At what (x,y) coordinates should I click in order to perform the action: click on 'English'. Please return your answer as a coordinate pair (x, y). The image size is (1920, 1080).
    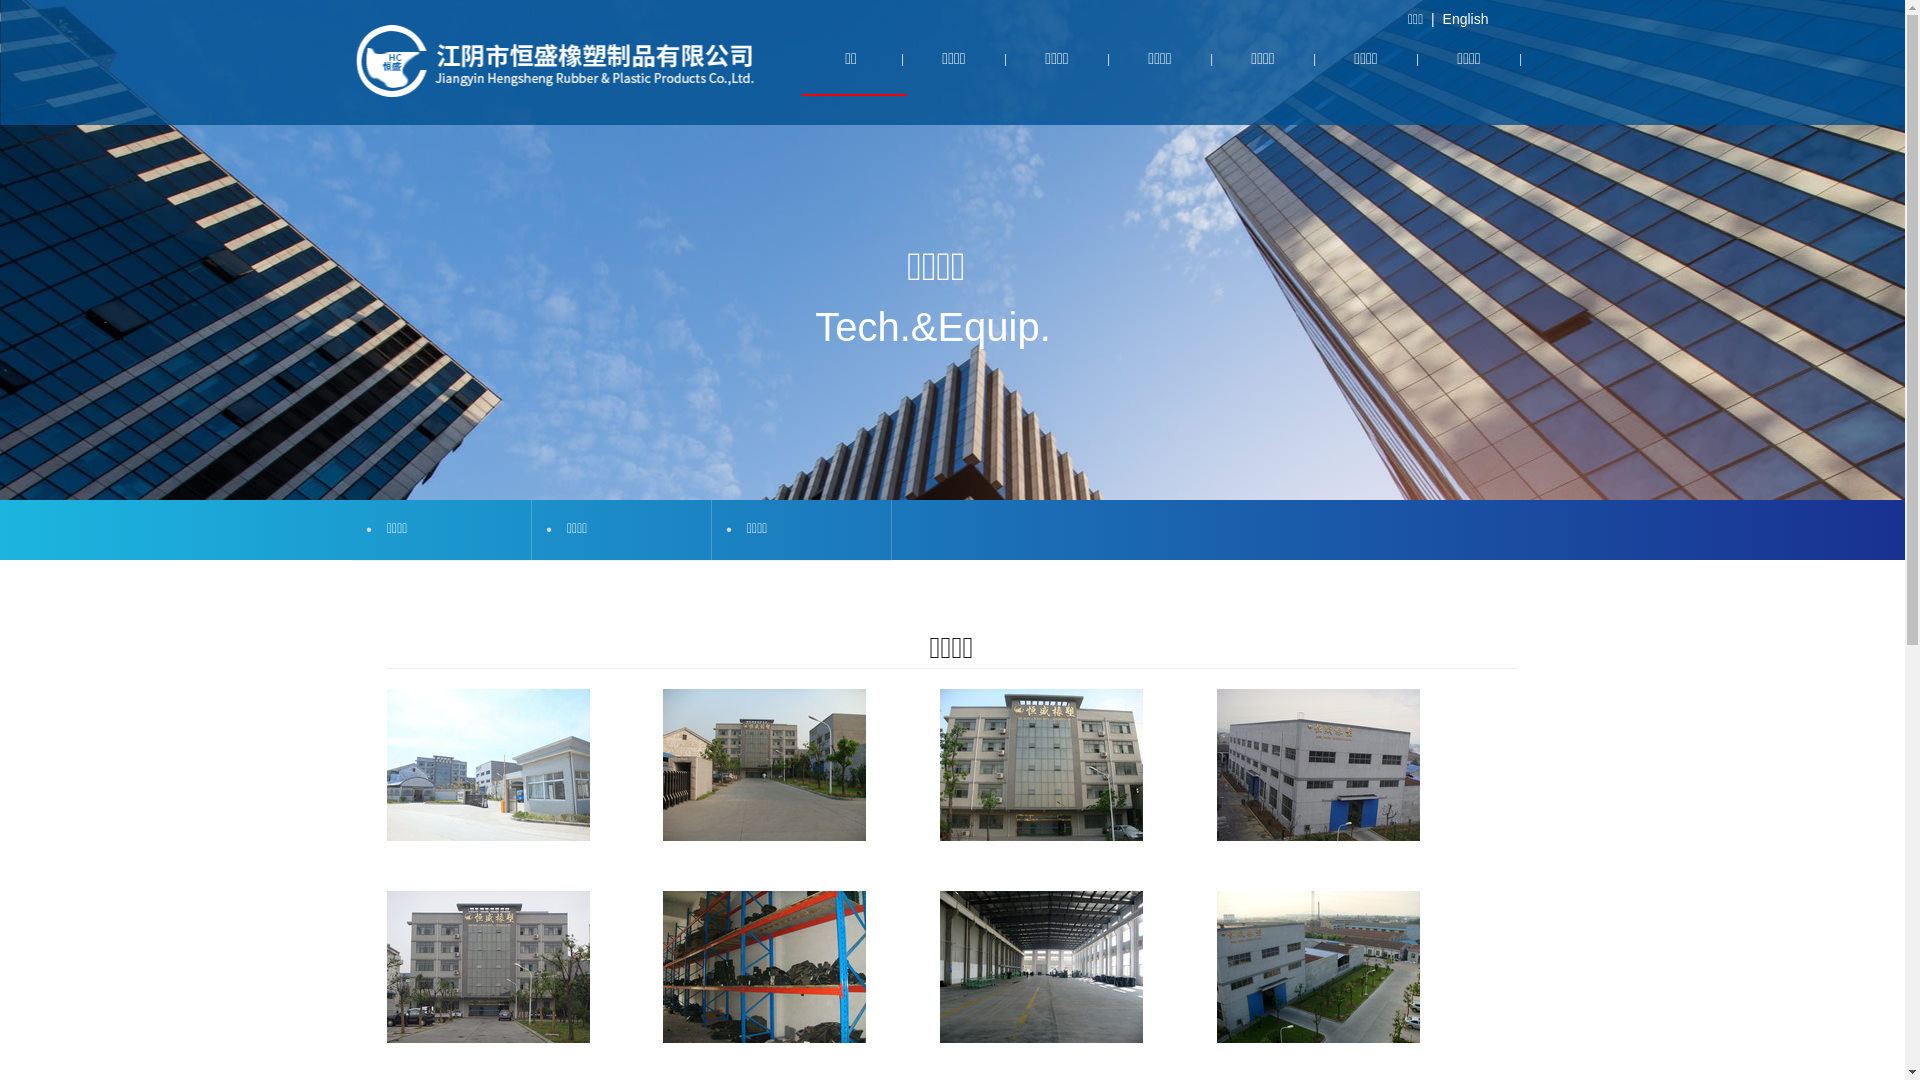
    Looking at the image, I should click on (1443, 19).